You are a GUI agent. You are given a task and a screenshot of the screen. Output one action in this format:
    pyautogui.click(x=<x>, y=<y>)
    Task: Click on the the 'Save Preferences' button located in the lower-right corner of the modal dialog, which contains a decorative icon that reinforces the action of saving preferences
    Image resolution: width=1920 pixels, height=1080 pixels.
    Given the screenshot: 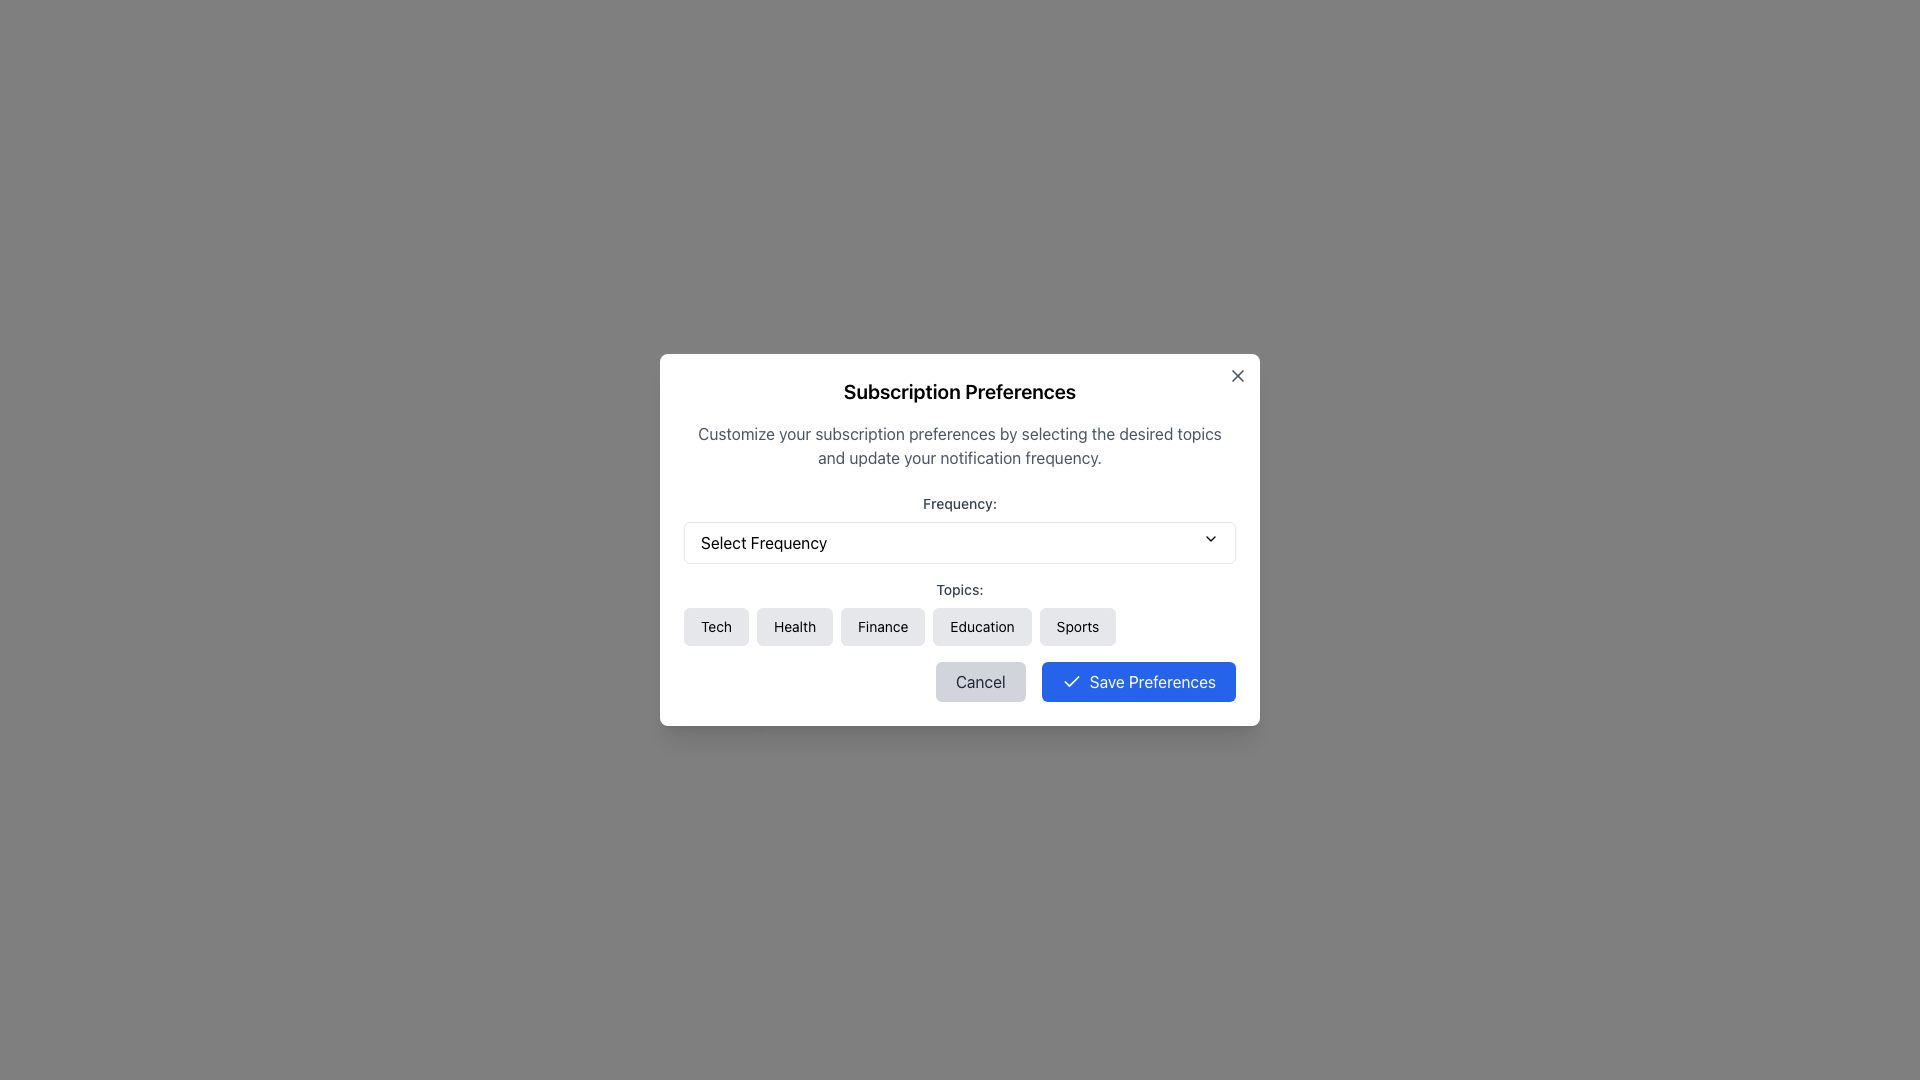 What is the action you would take?
    pyautogui.click(x=1070, y=680)
    